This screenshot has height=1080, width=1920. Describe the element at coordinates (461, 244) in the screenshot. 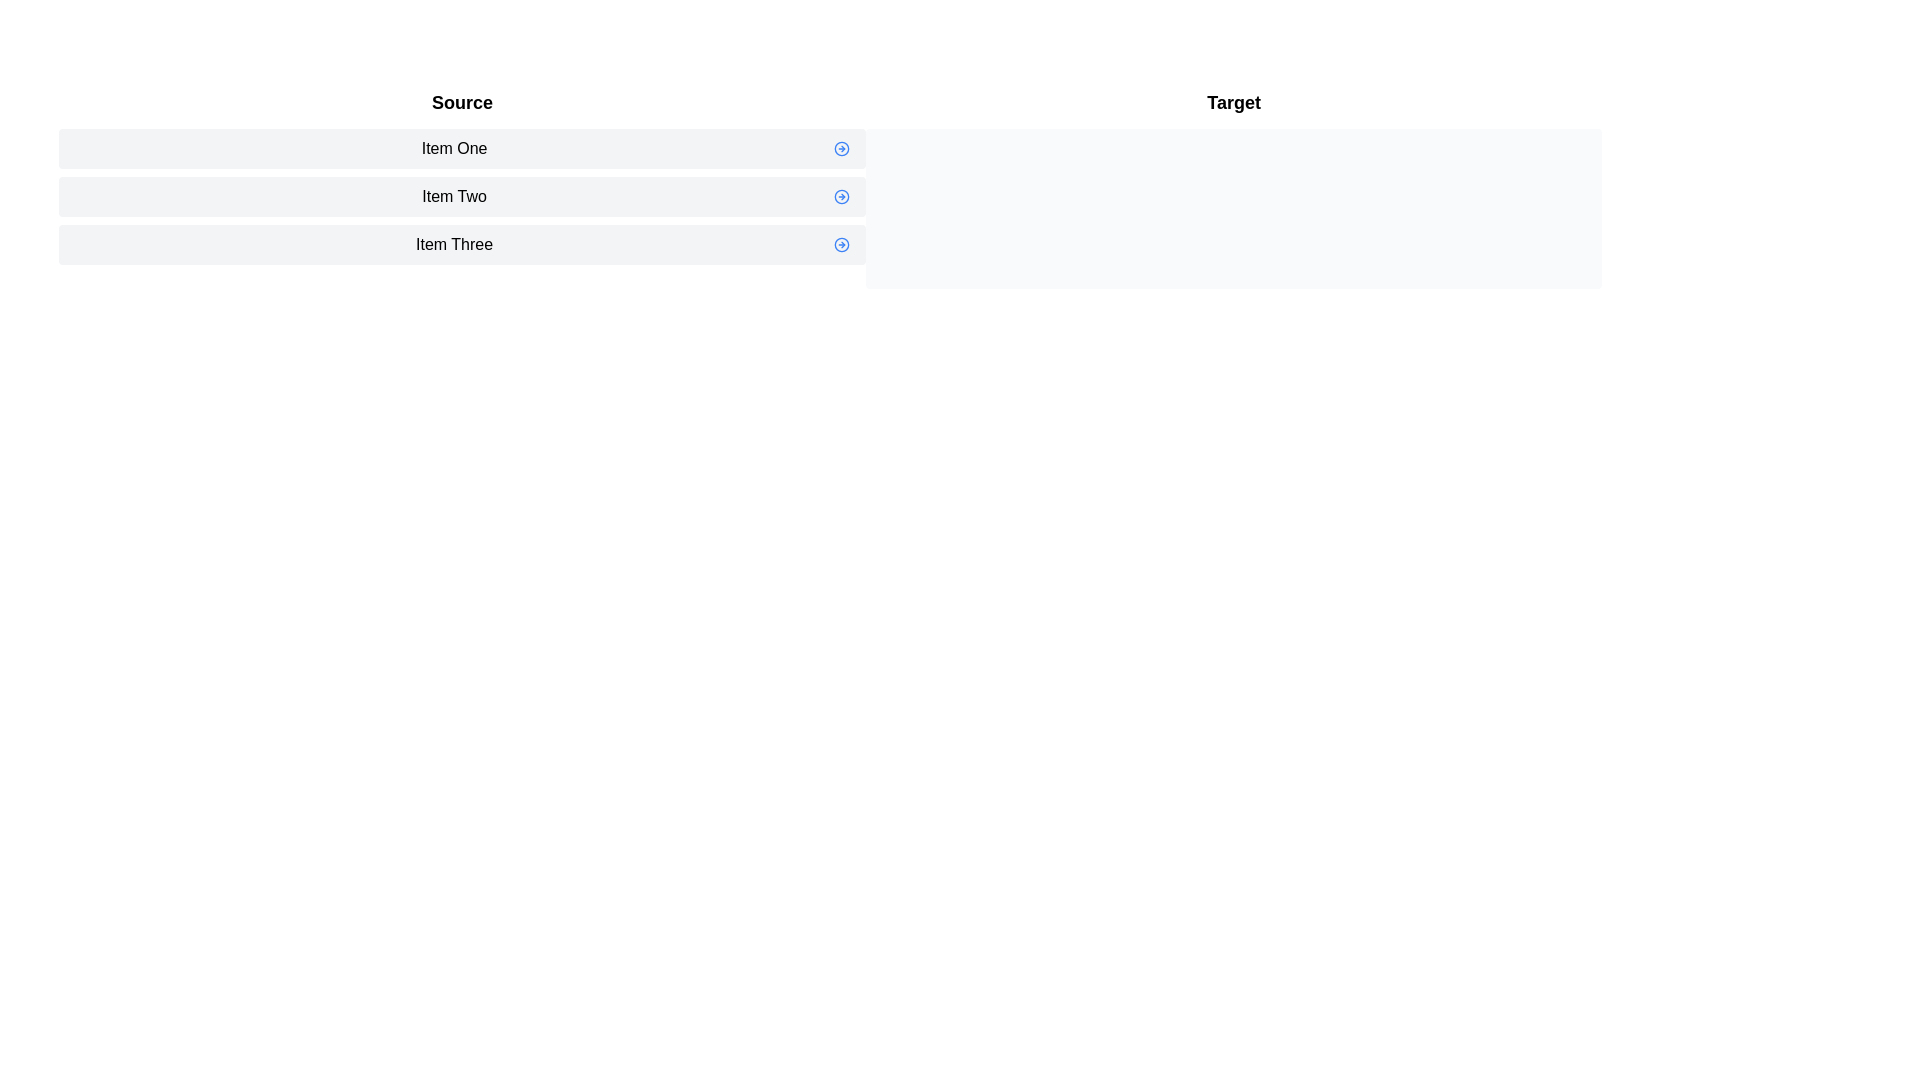

I see `the selectable list item labeled 'Item Three', which is the third item in the vertical list within the 'Source' column` at that location.